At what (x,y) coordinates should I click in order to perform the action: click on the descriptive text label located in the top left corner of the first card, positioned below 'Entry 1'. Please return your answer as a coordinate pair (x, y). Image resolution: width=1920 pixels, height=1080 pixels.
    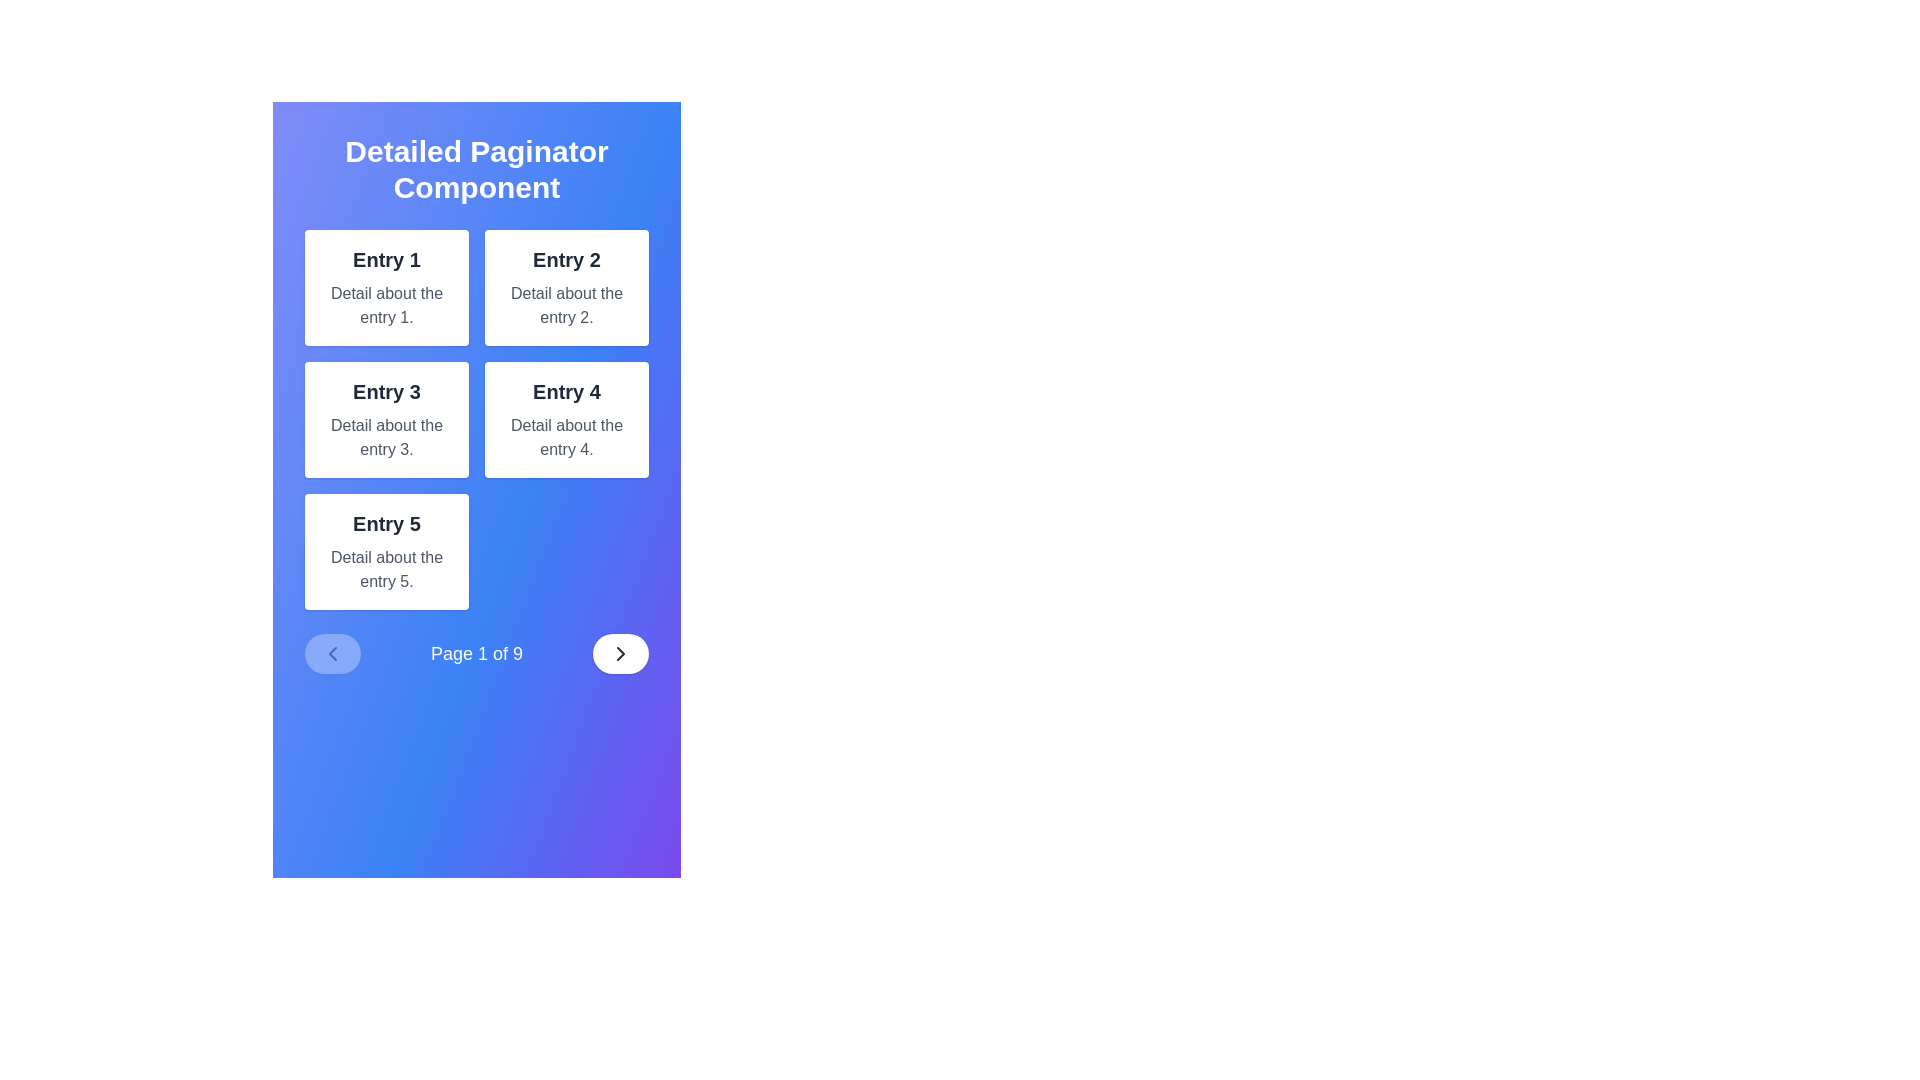
    Looking at the image, I should click on (387, 305).